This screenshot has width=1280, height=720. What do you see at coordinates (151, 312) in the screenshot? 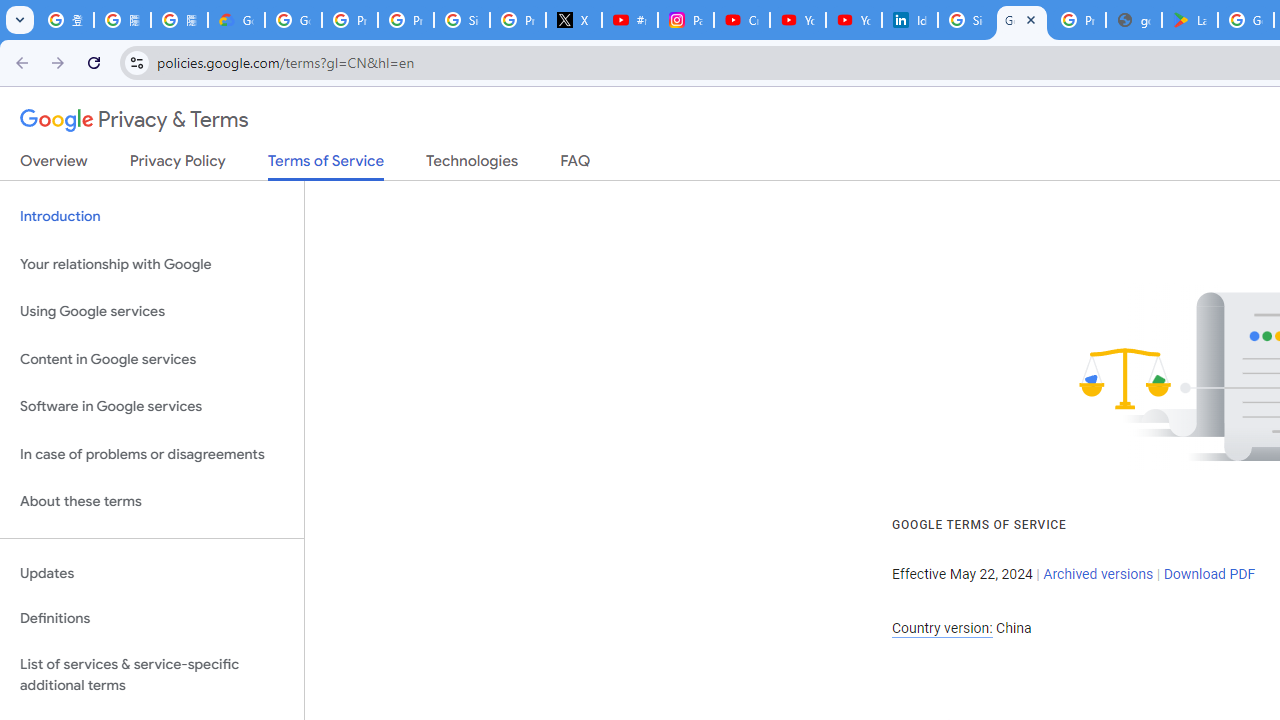
I see `'Using Google services'` at bounding box center [151, 312].